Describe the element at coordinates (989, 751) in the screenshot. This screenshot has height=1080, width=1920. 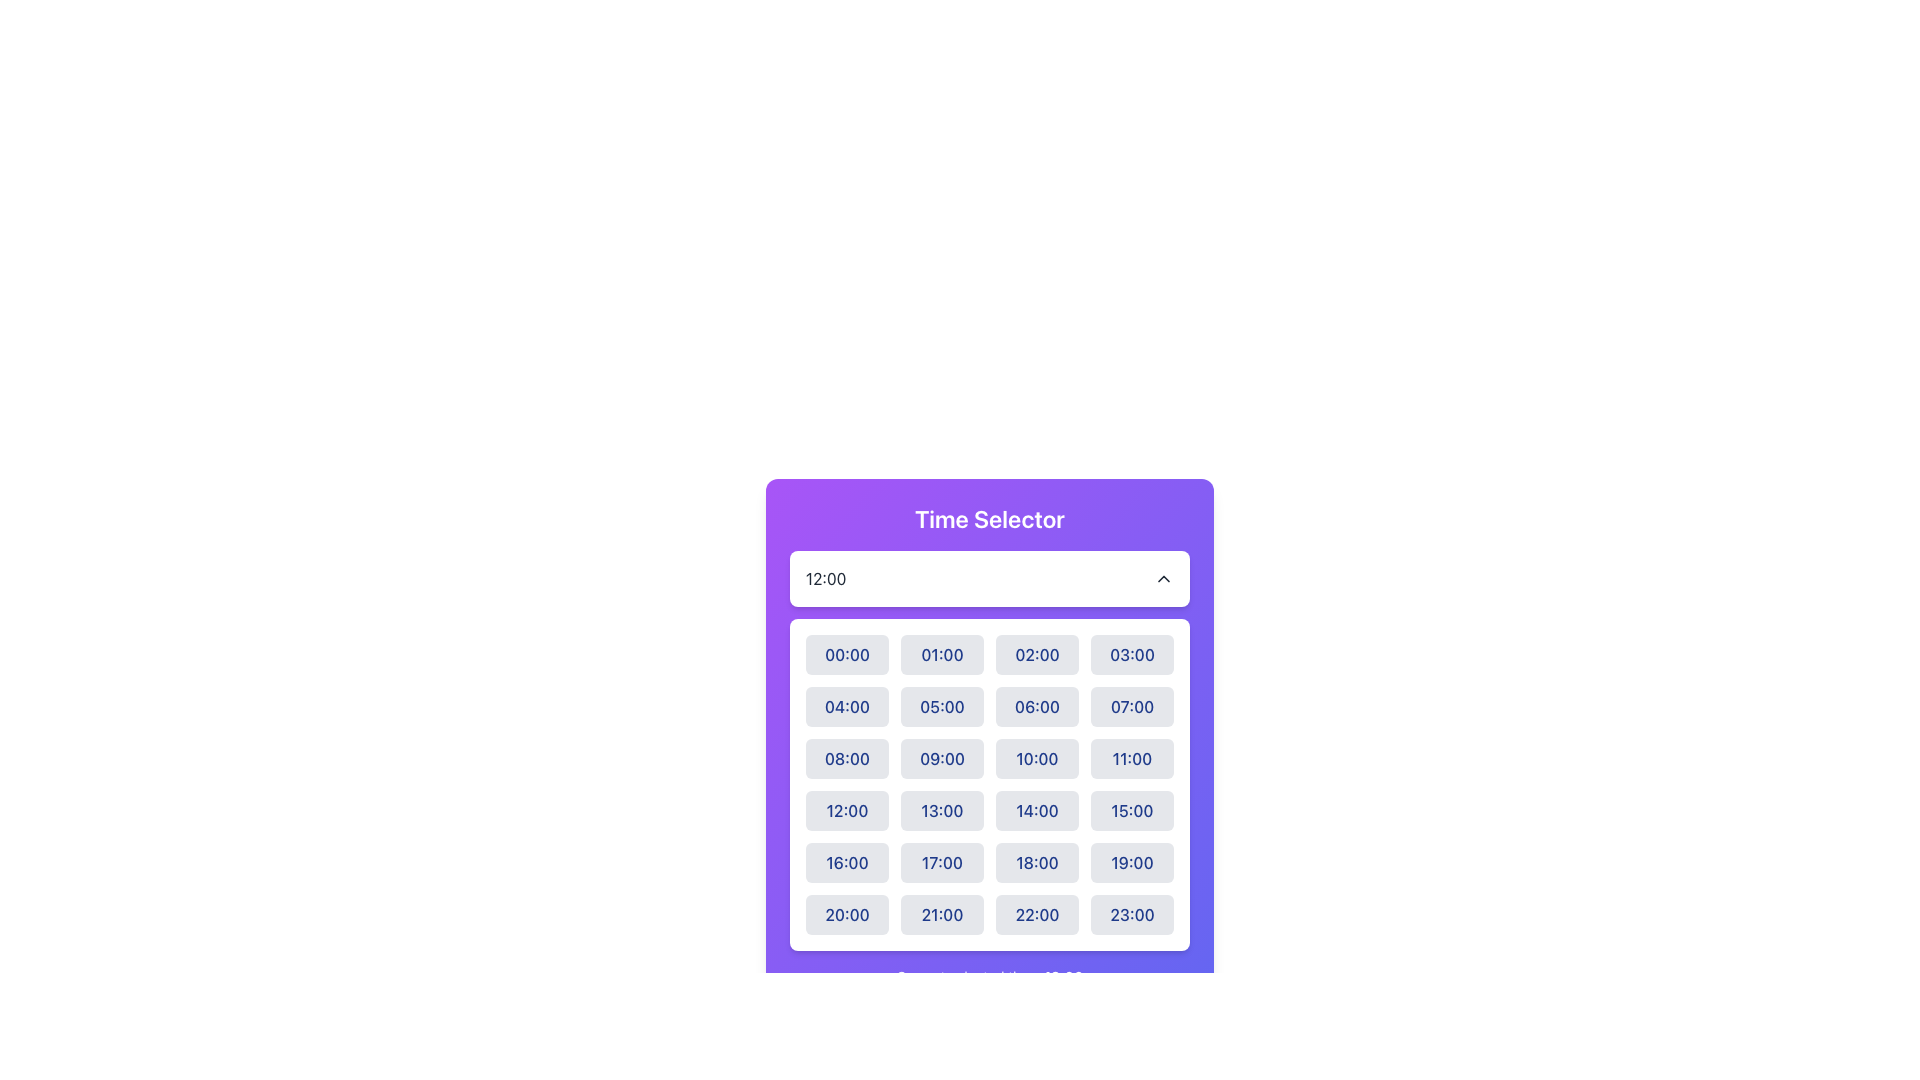
I see `a time slot in the grid layout below the 'Time Selector' header` at that location.